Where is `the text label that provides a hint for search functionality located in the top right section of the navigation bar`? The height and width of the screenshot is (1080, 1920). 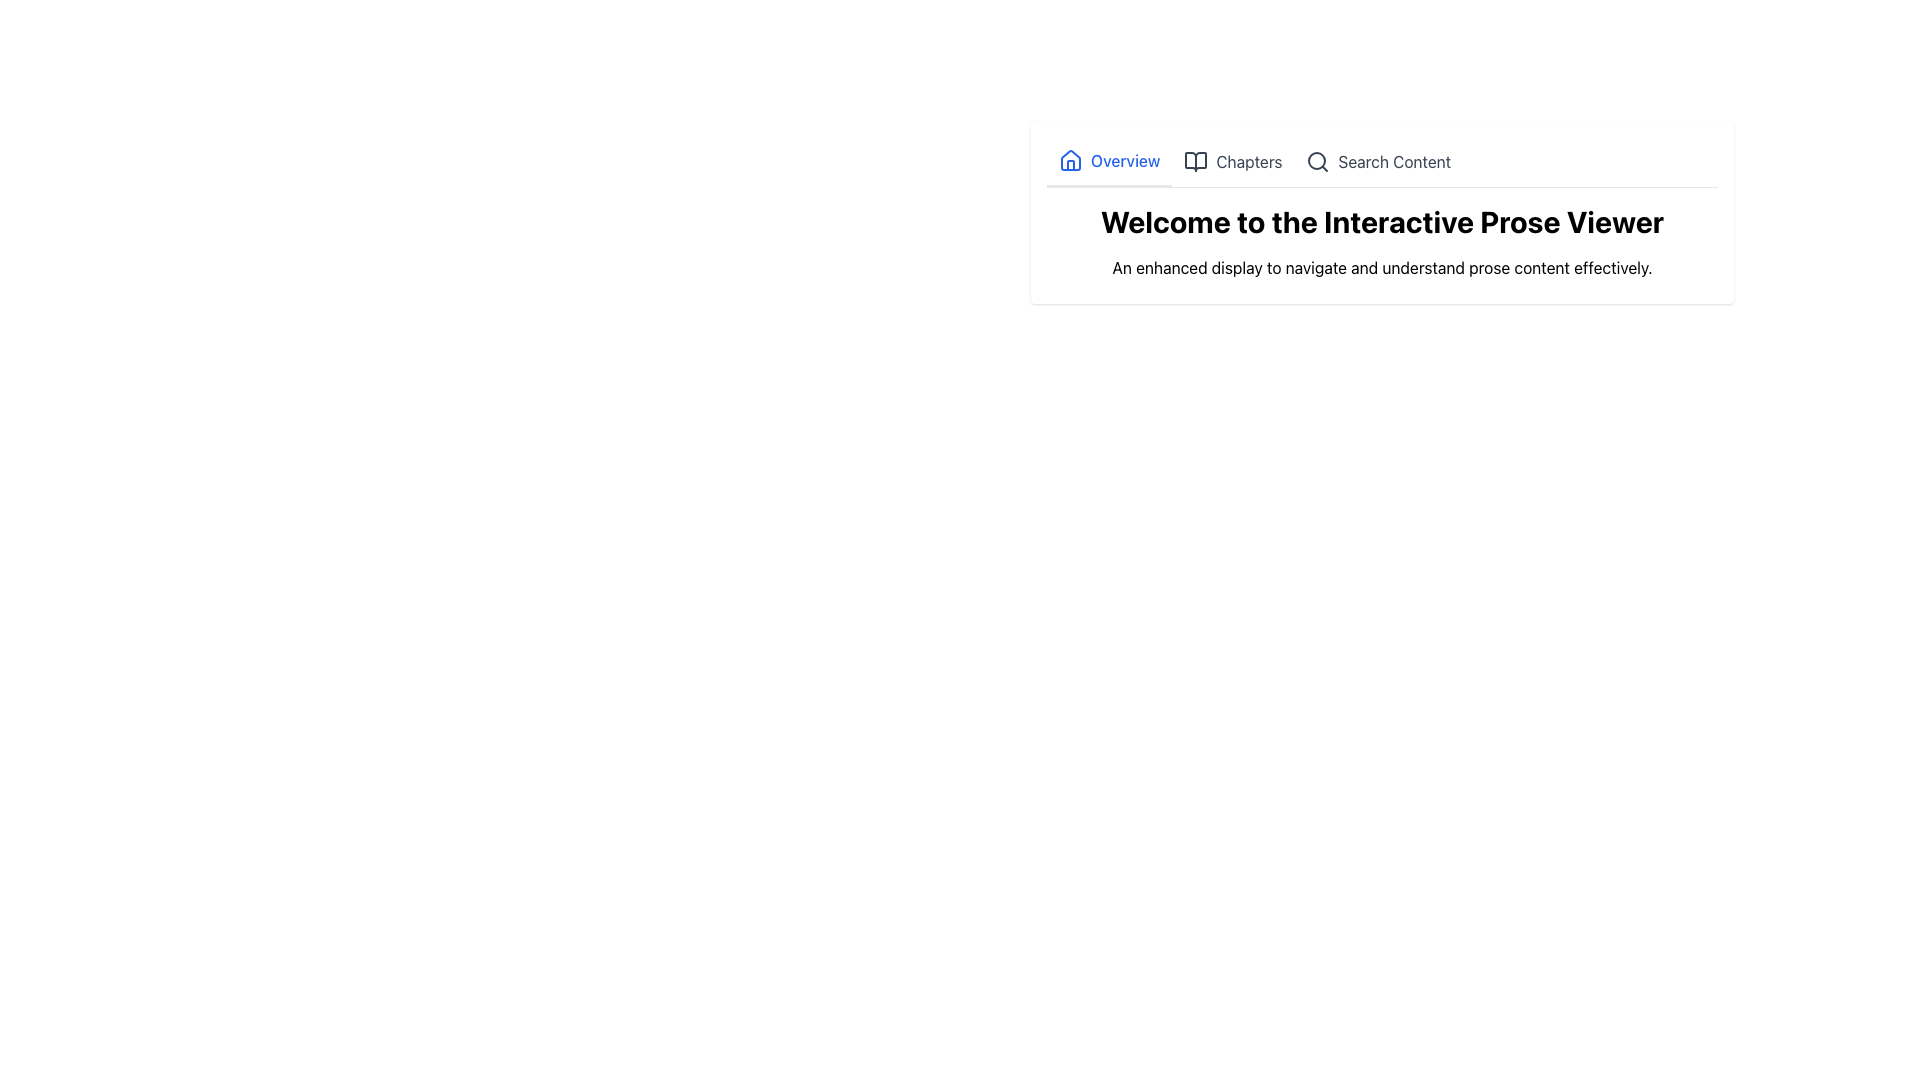 the text label that provides a hint for search functionality located in the top right section of the navigation bar is located at coordinates (1393, 161).